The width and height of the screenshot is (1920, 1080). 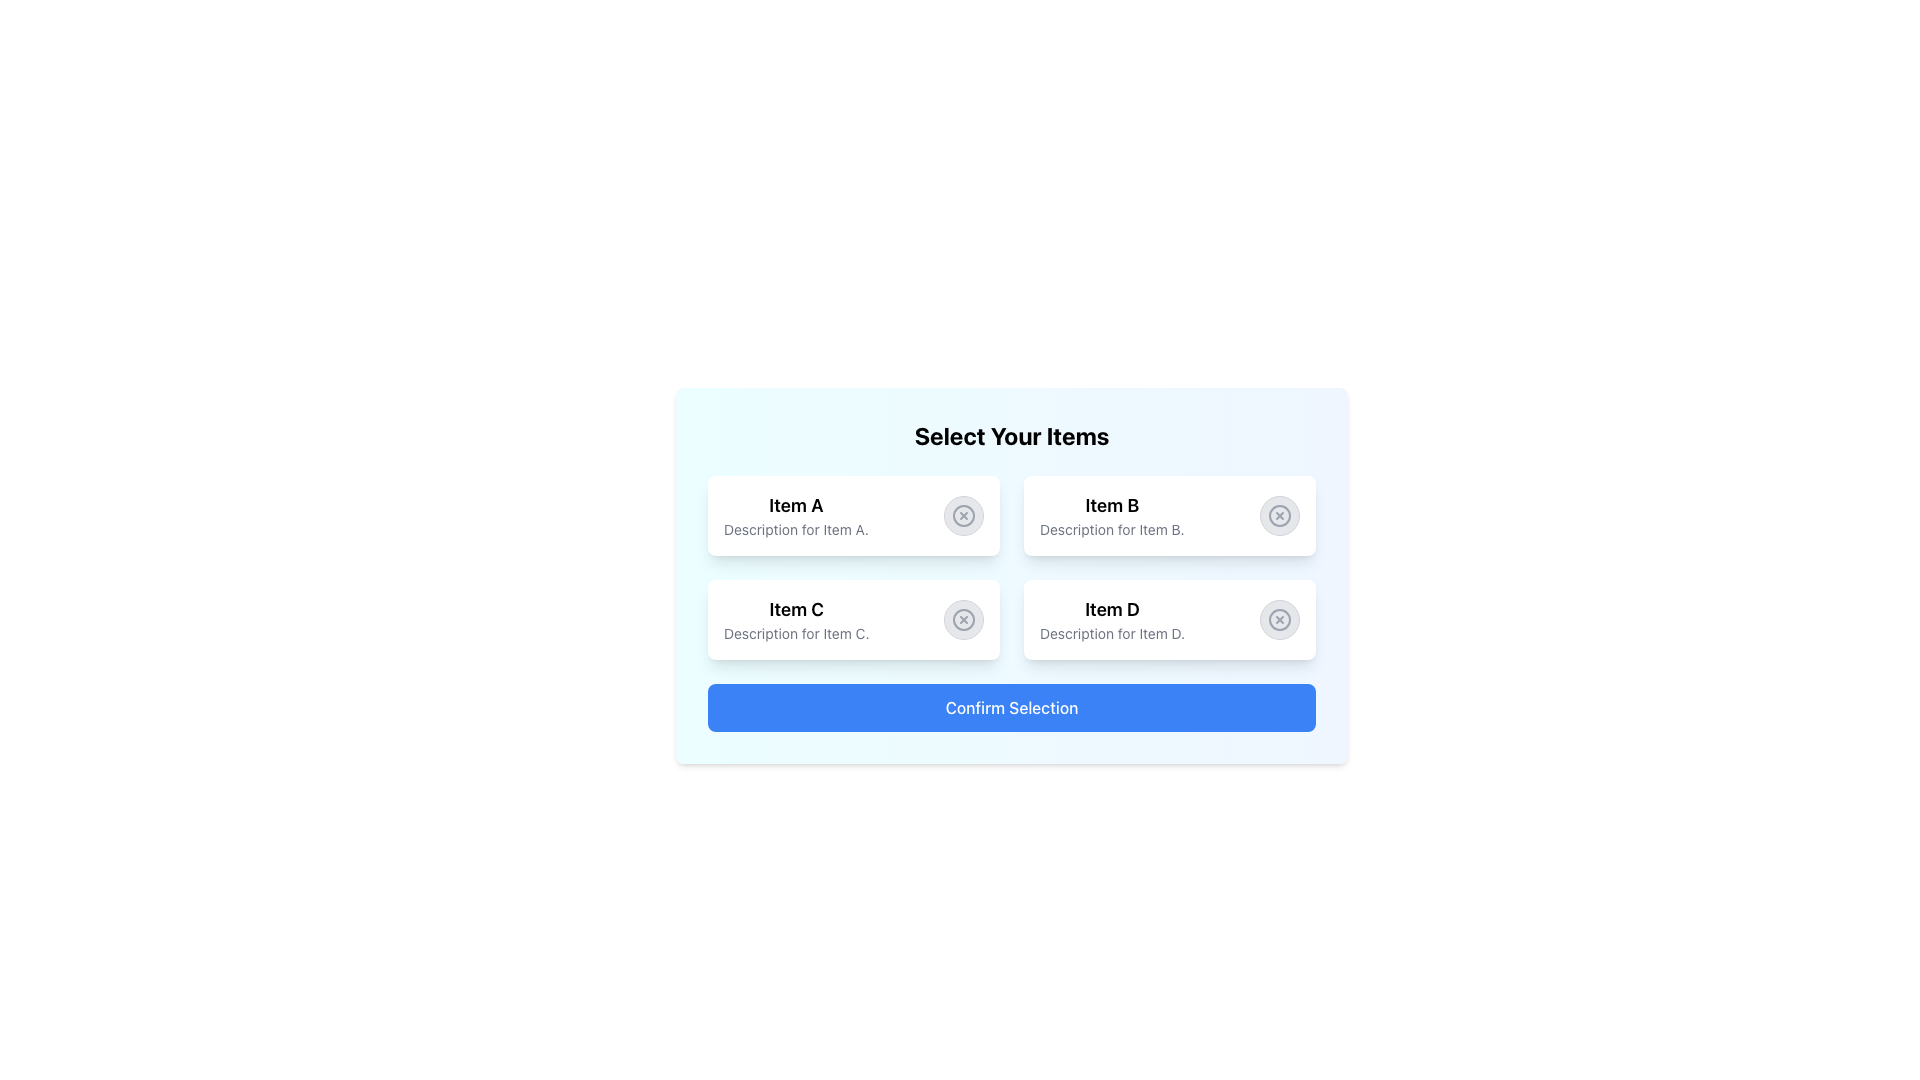 What do you see at coordinates (1280, 515) in the screenshot?
I see `the close button located` at bounding box center [1280, 515].